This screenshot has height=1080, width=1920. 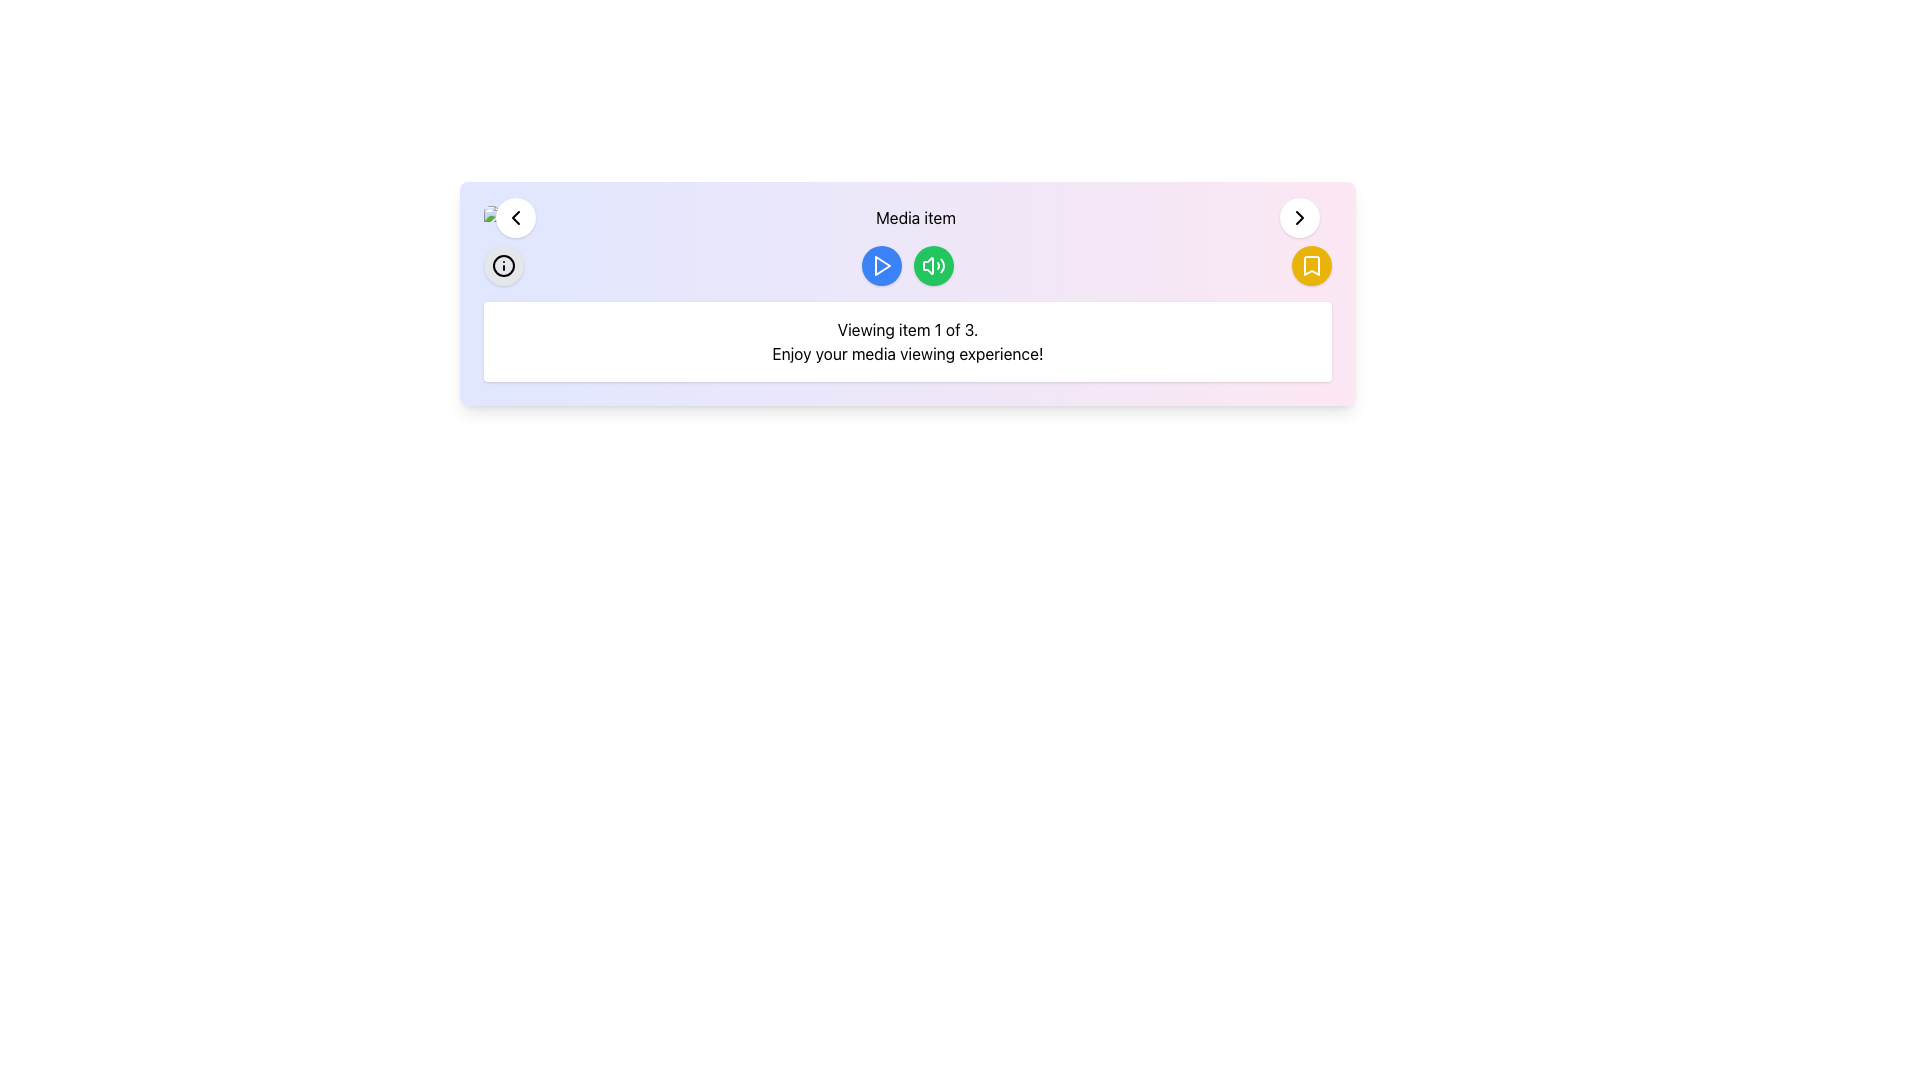 I want to click on the second icon from the left in the series of icons located in the upper section of the main card, so click(x=933, y=265).